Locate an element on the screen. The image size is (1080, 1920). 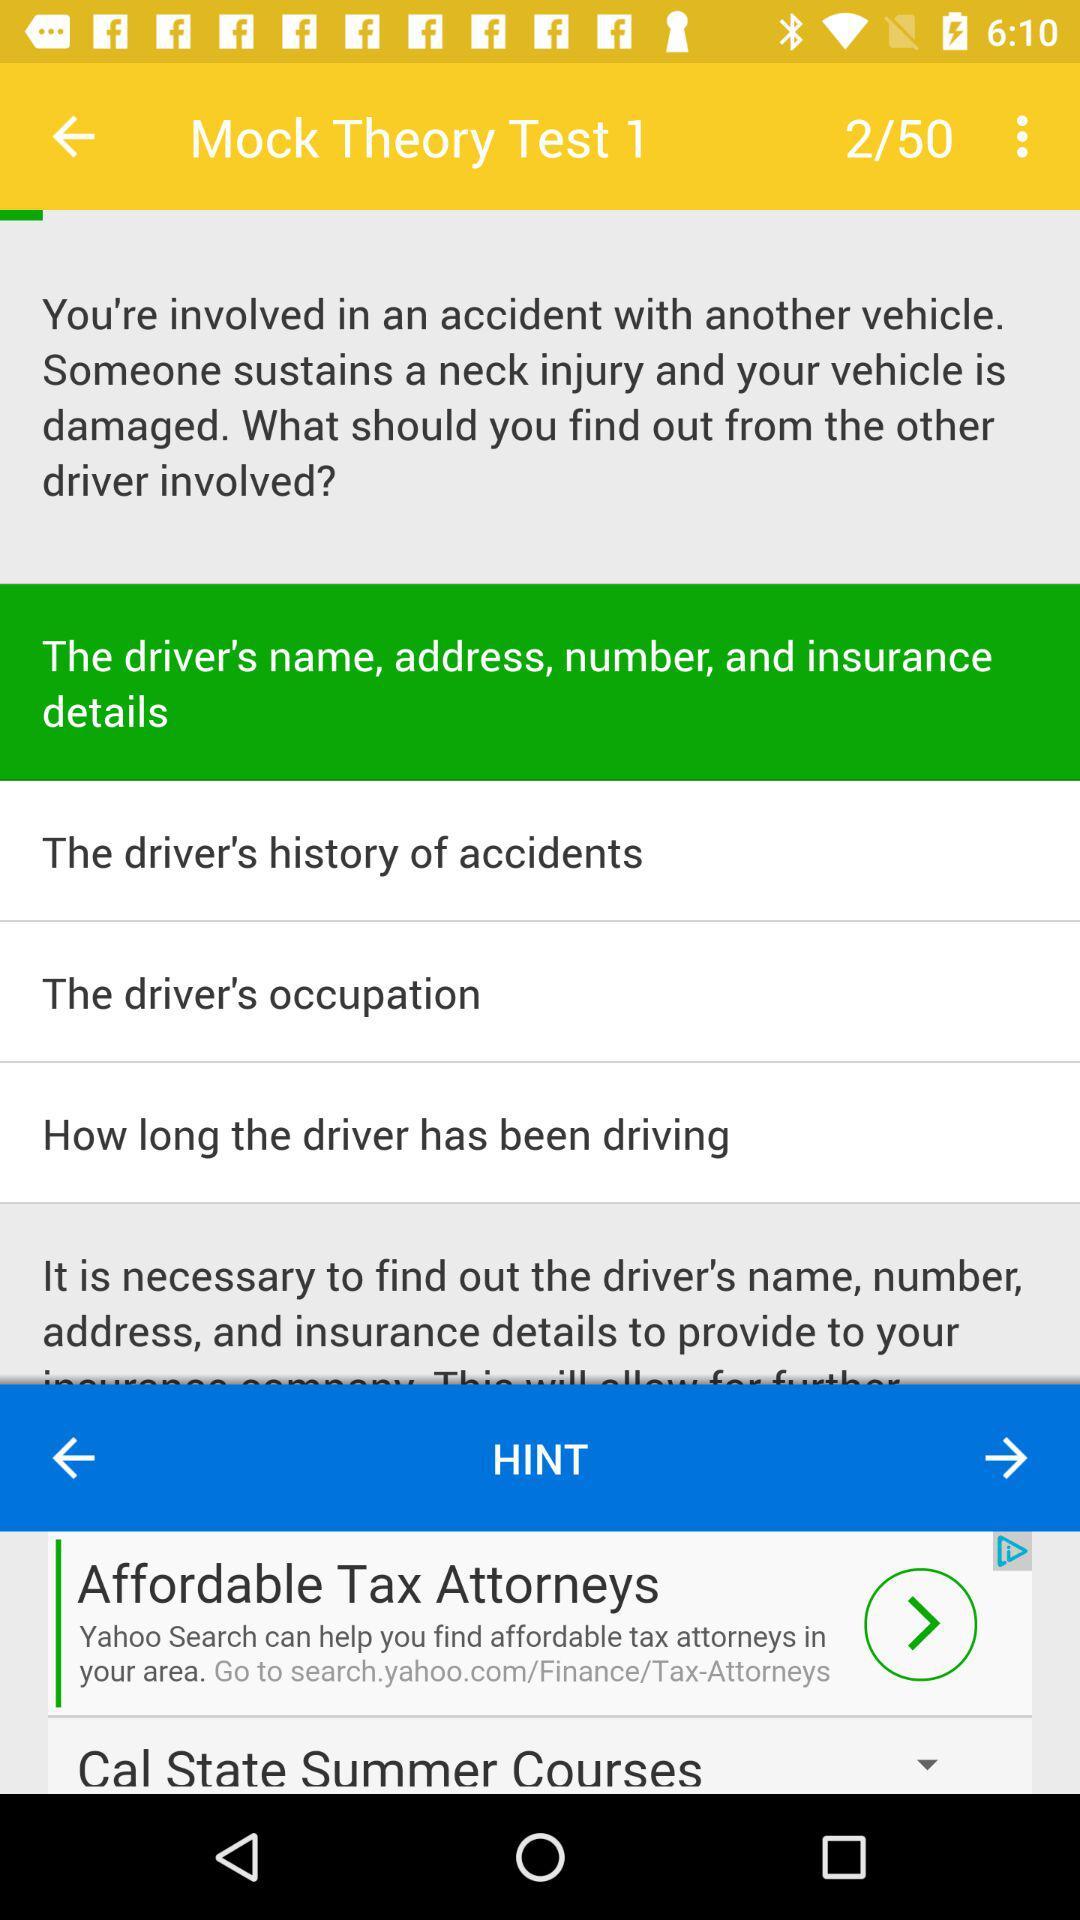
the advertisement is located at coordinates (540, 1662).